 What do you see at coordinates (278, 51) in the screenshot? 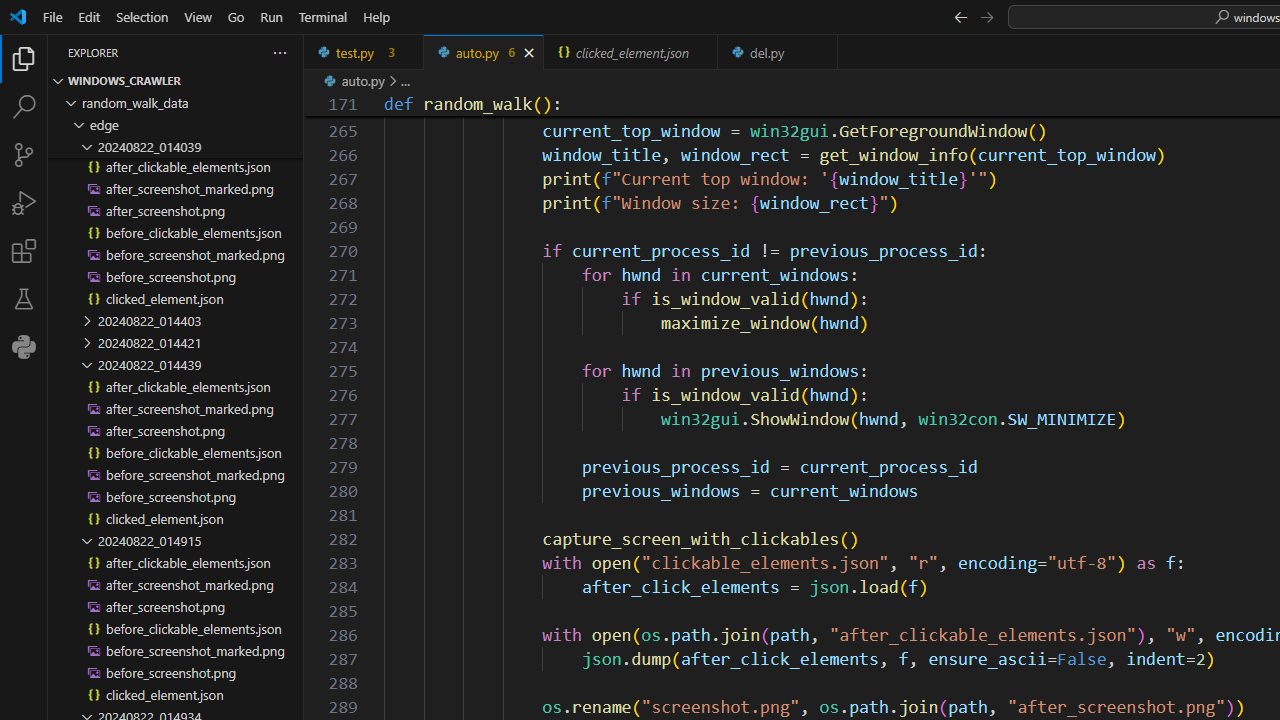
I see `'Views and More Actions...'` at bounding box center [278, 51].